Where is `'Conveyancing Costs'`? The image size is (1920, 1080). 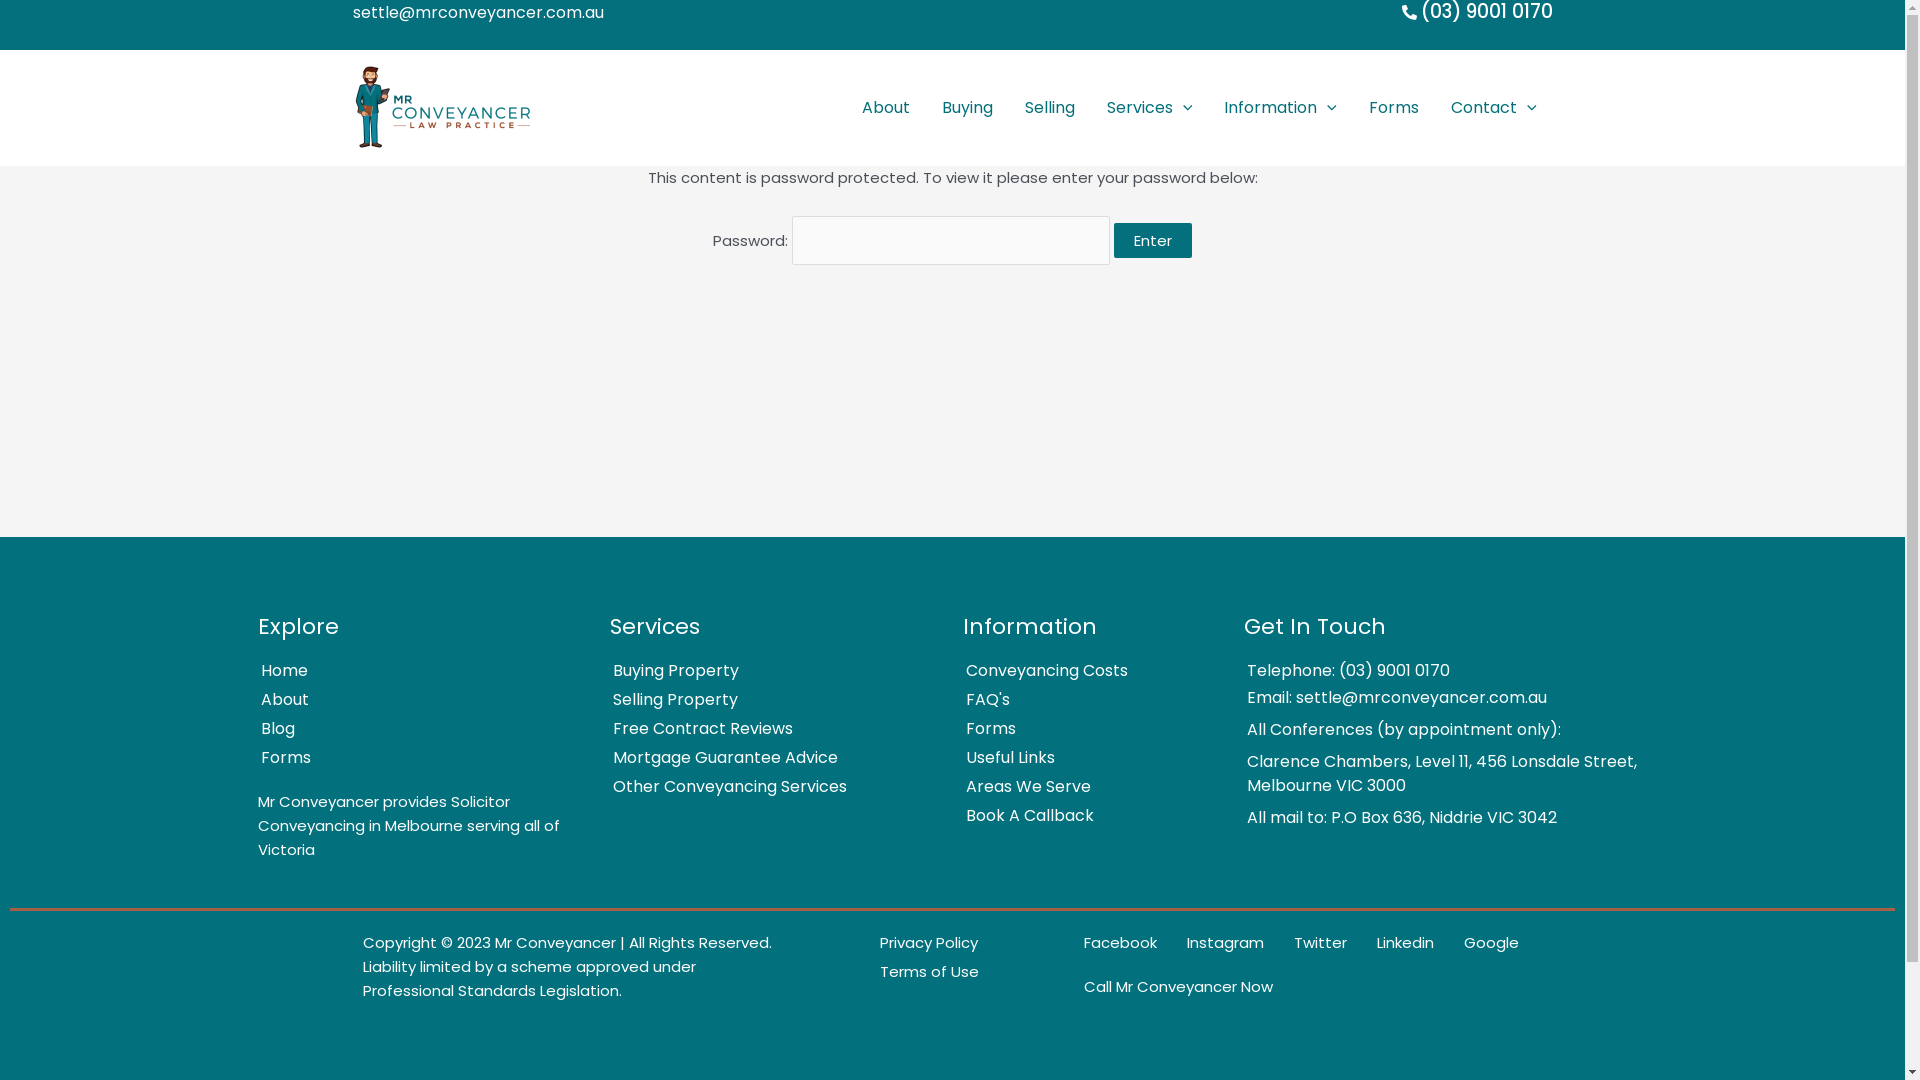
'Conveyancing Costs' is located at coordinates (1079, 671).